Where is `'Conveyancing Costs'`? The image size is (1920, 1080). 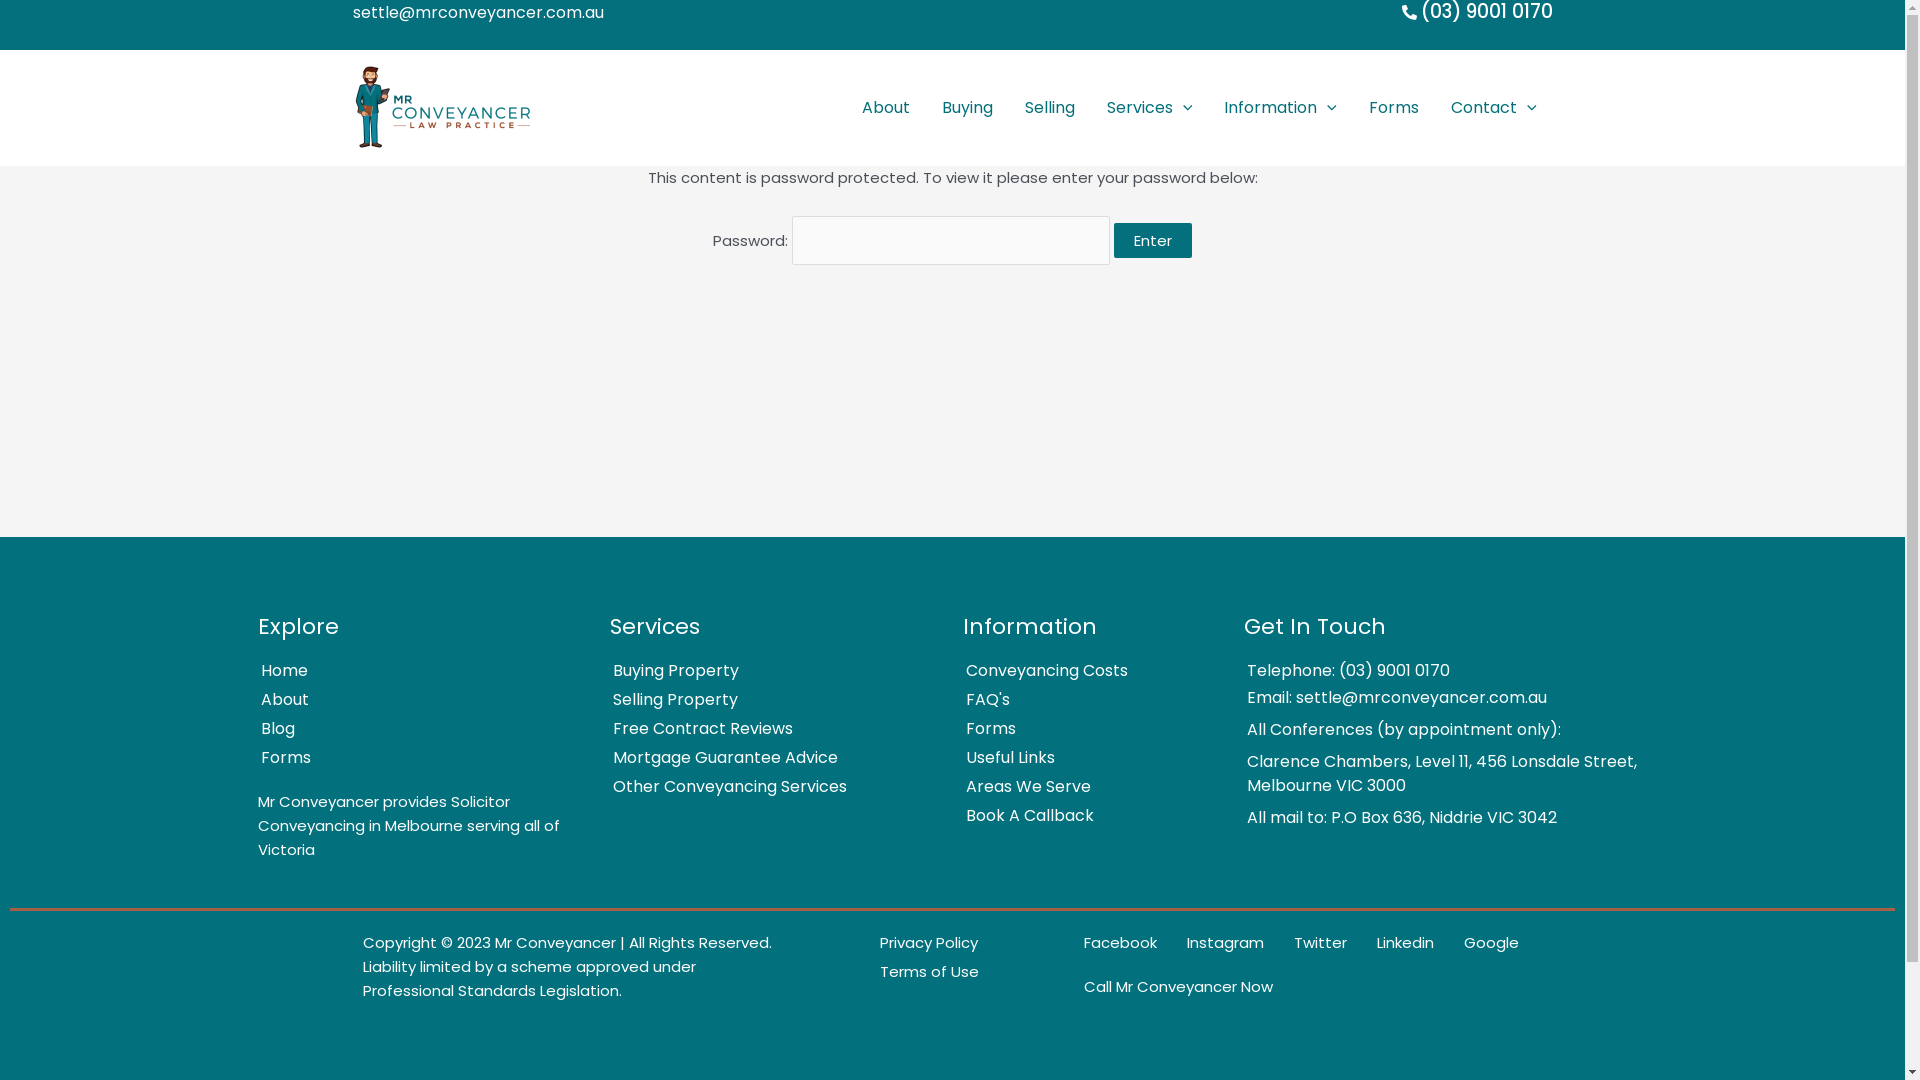
'Conveyancing Costs' is located at coordinates (1079, 671).